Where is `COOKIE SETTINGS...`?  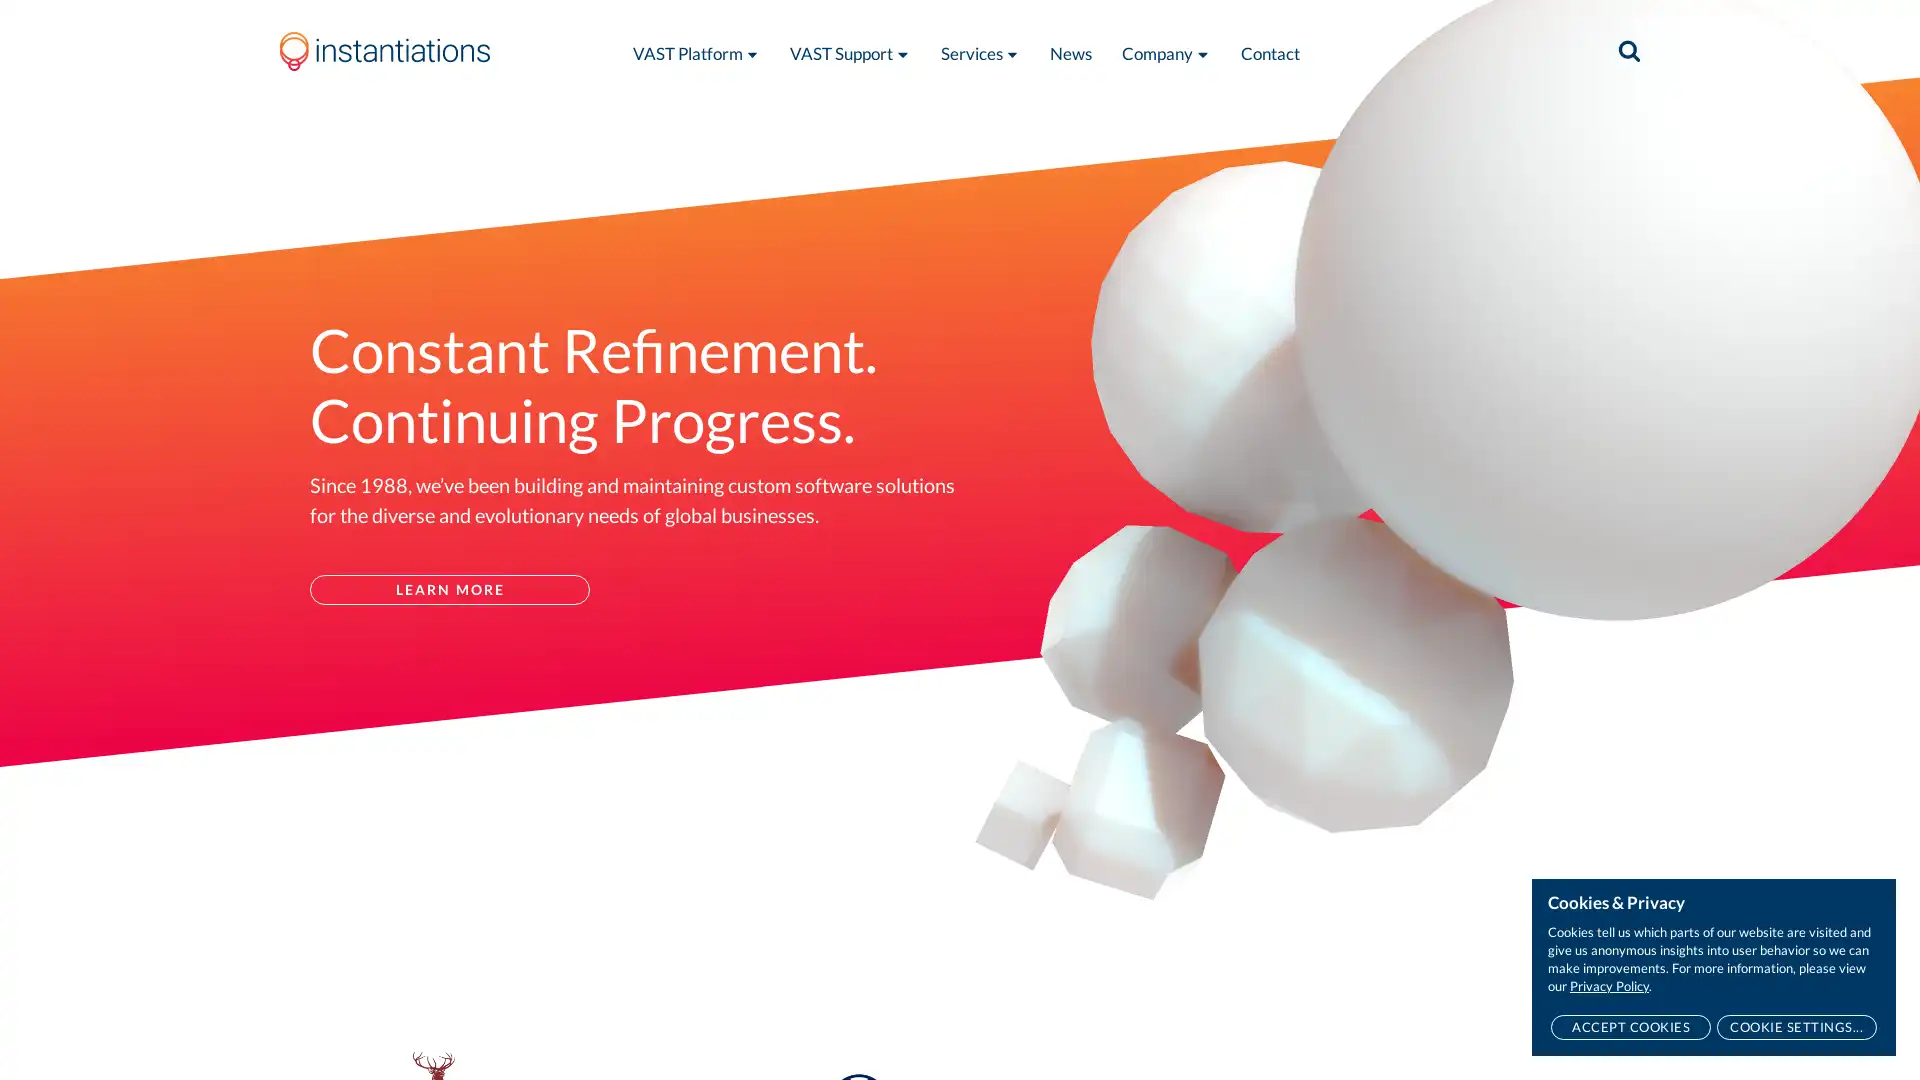
COOKIE SETTINGS... is located at coordinates (1796, 1027).